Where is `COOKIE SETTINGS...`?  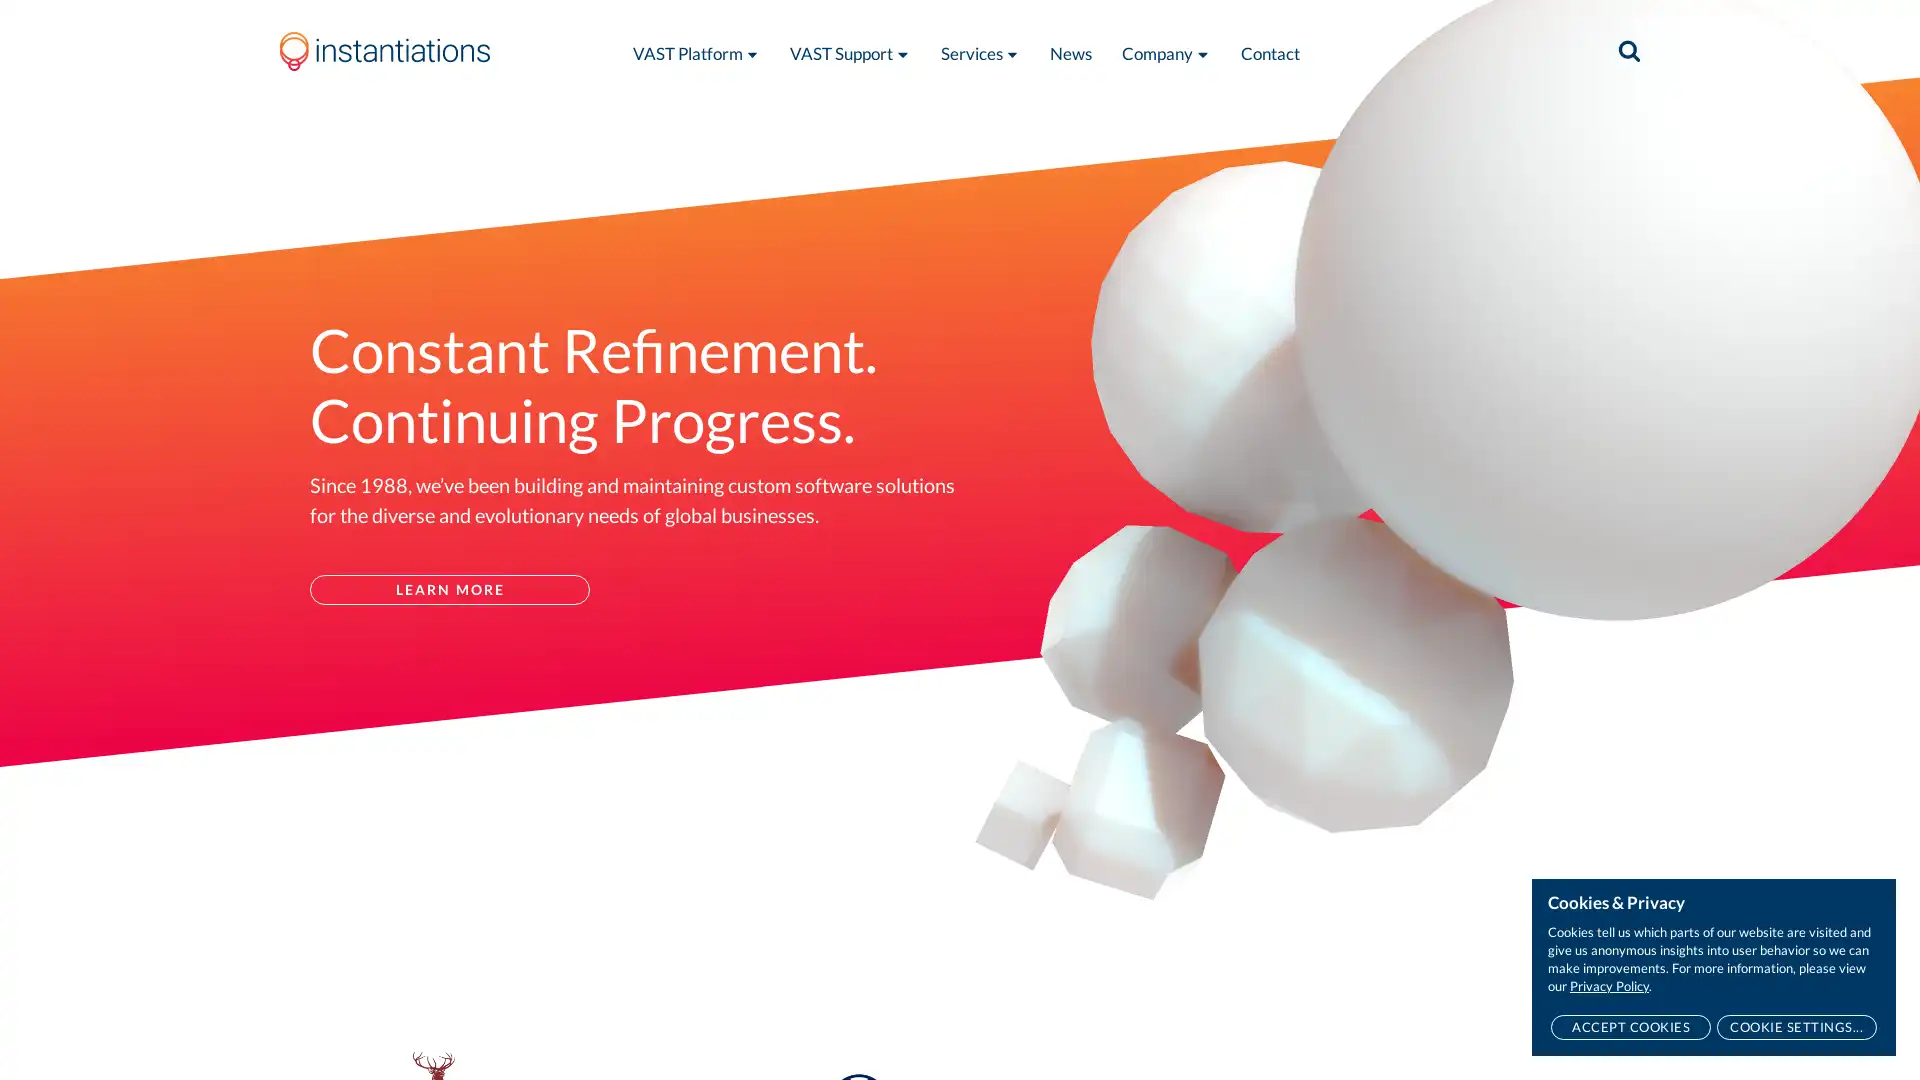
COOKIE SETTINGS... is located at coordinates (1796, 1027).